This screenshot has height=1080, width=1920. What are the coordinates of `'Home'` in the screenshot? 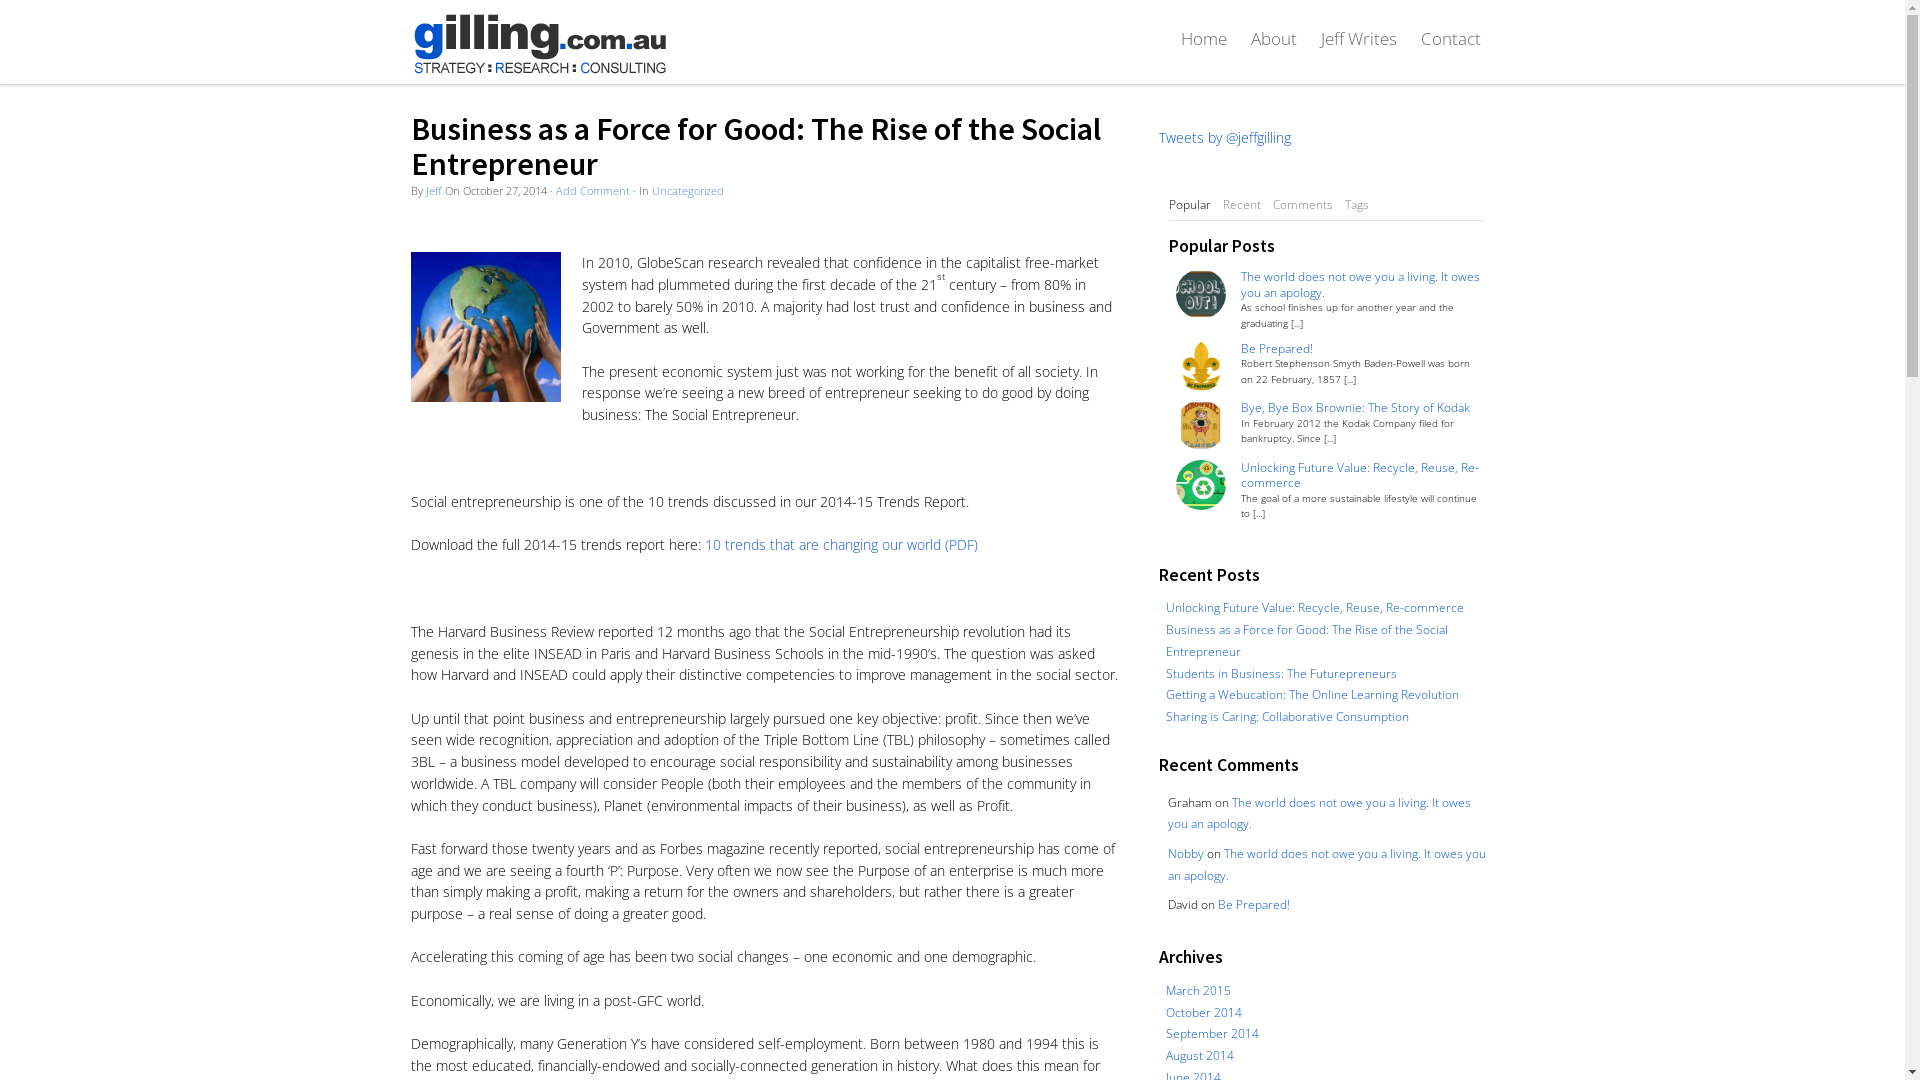 It's located at (1202, 38).